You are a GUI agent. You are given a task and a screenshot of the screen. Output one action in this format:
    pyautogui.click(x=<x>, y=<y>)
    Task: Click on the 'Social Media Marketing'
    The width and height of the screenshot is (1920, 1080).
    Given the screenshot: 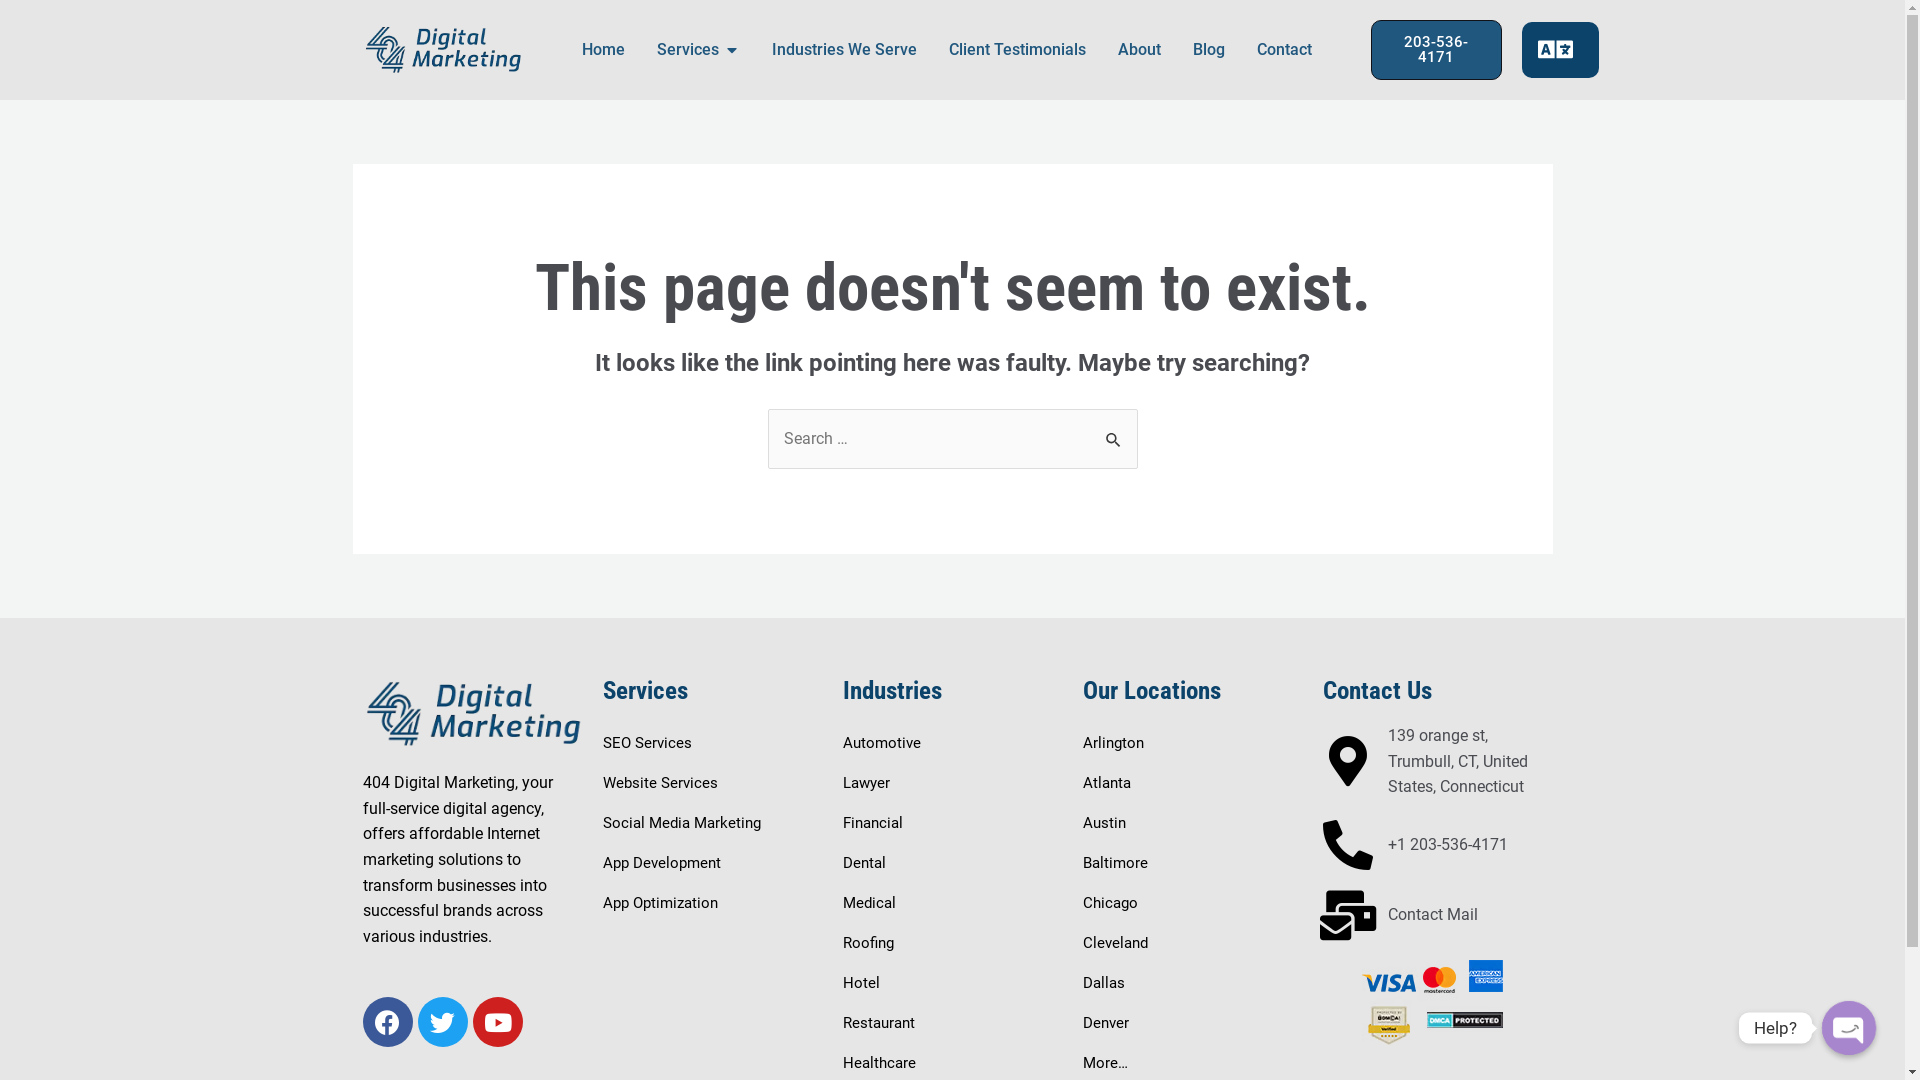 What is the action you would take?
    pyautogui.click(x=681, y=822)
    